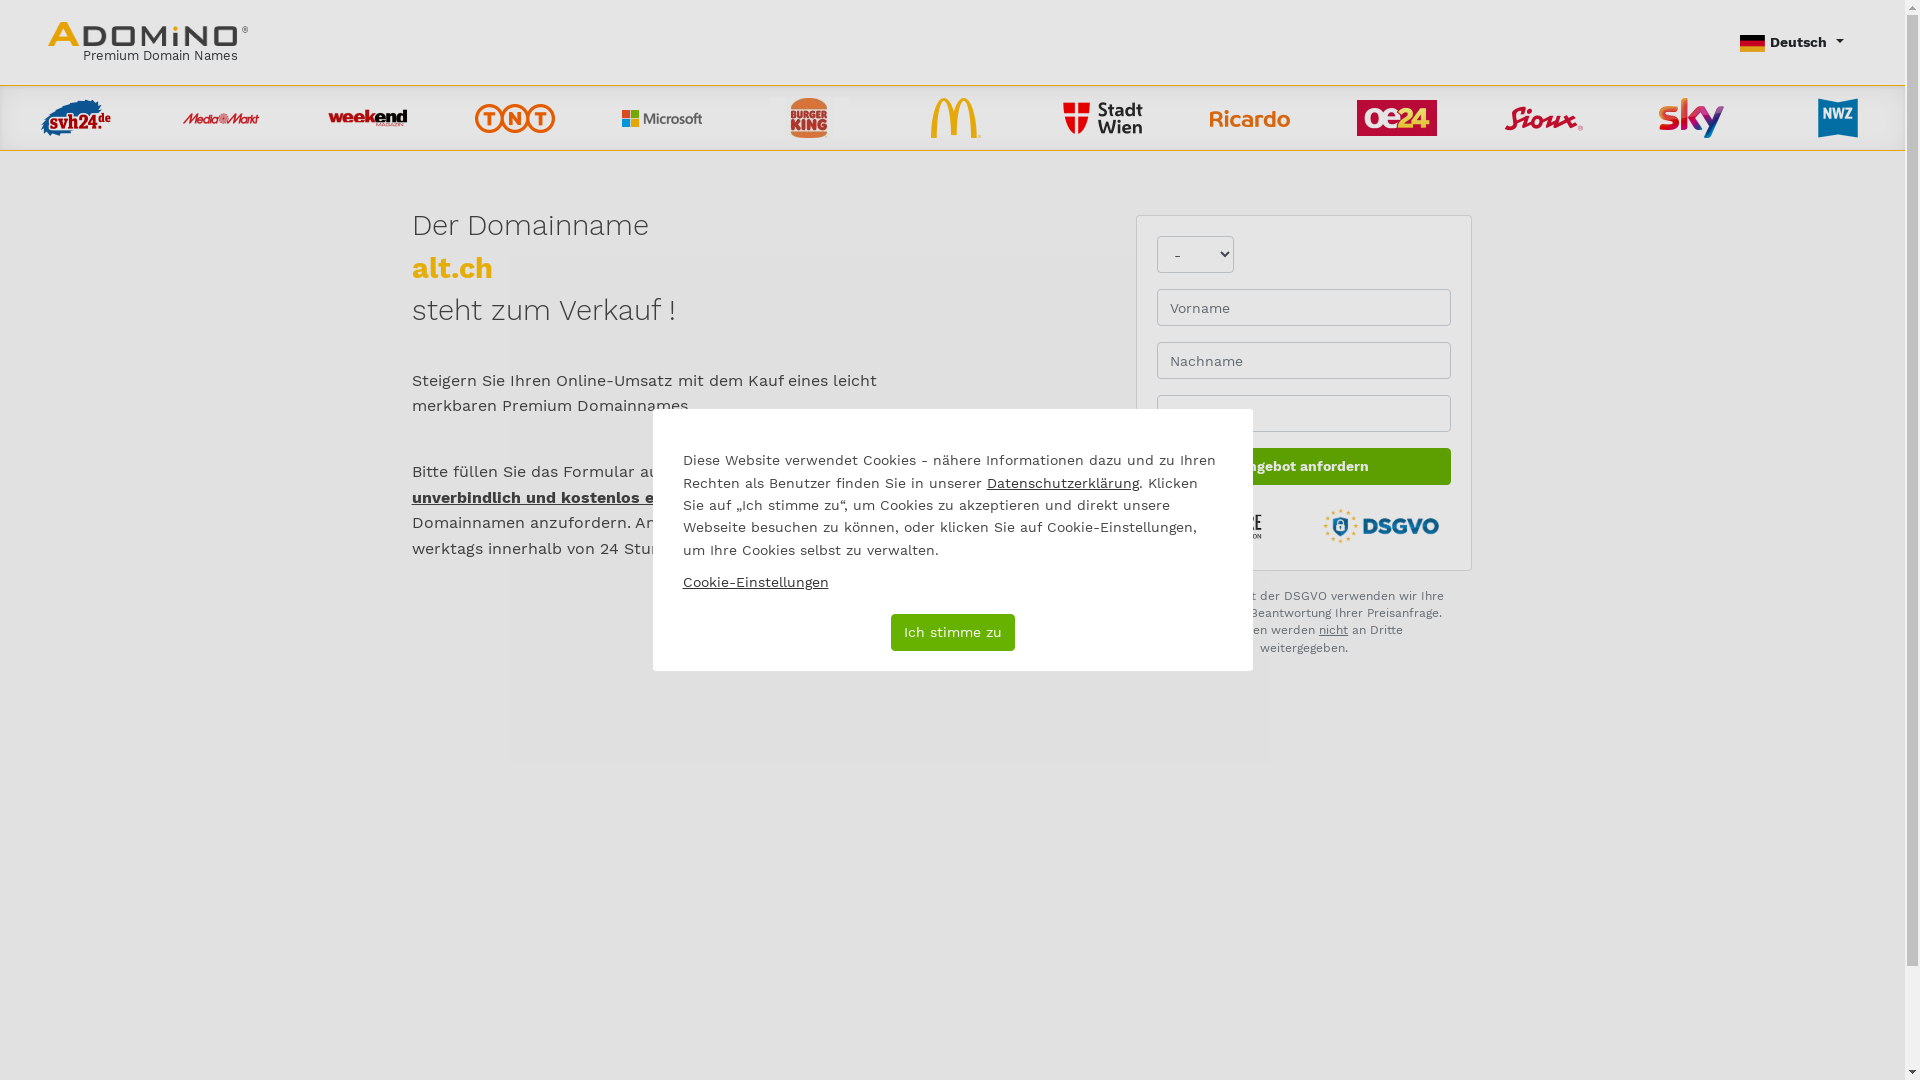 The height and width of the screenshot is (1080, 1920). Describe the element at coordinates (1791, 42) in the screenshot. I see `'Deutsch'` at that location.